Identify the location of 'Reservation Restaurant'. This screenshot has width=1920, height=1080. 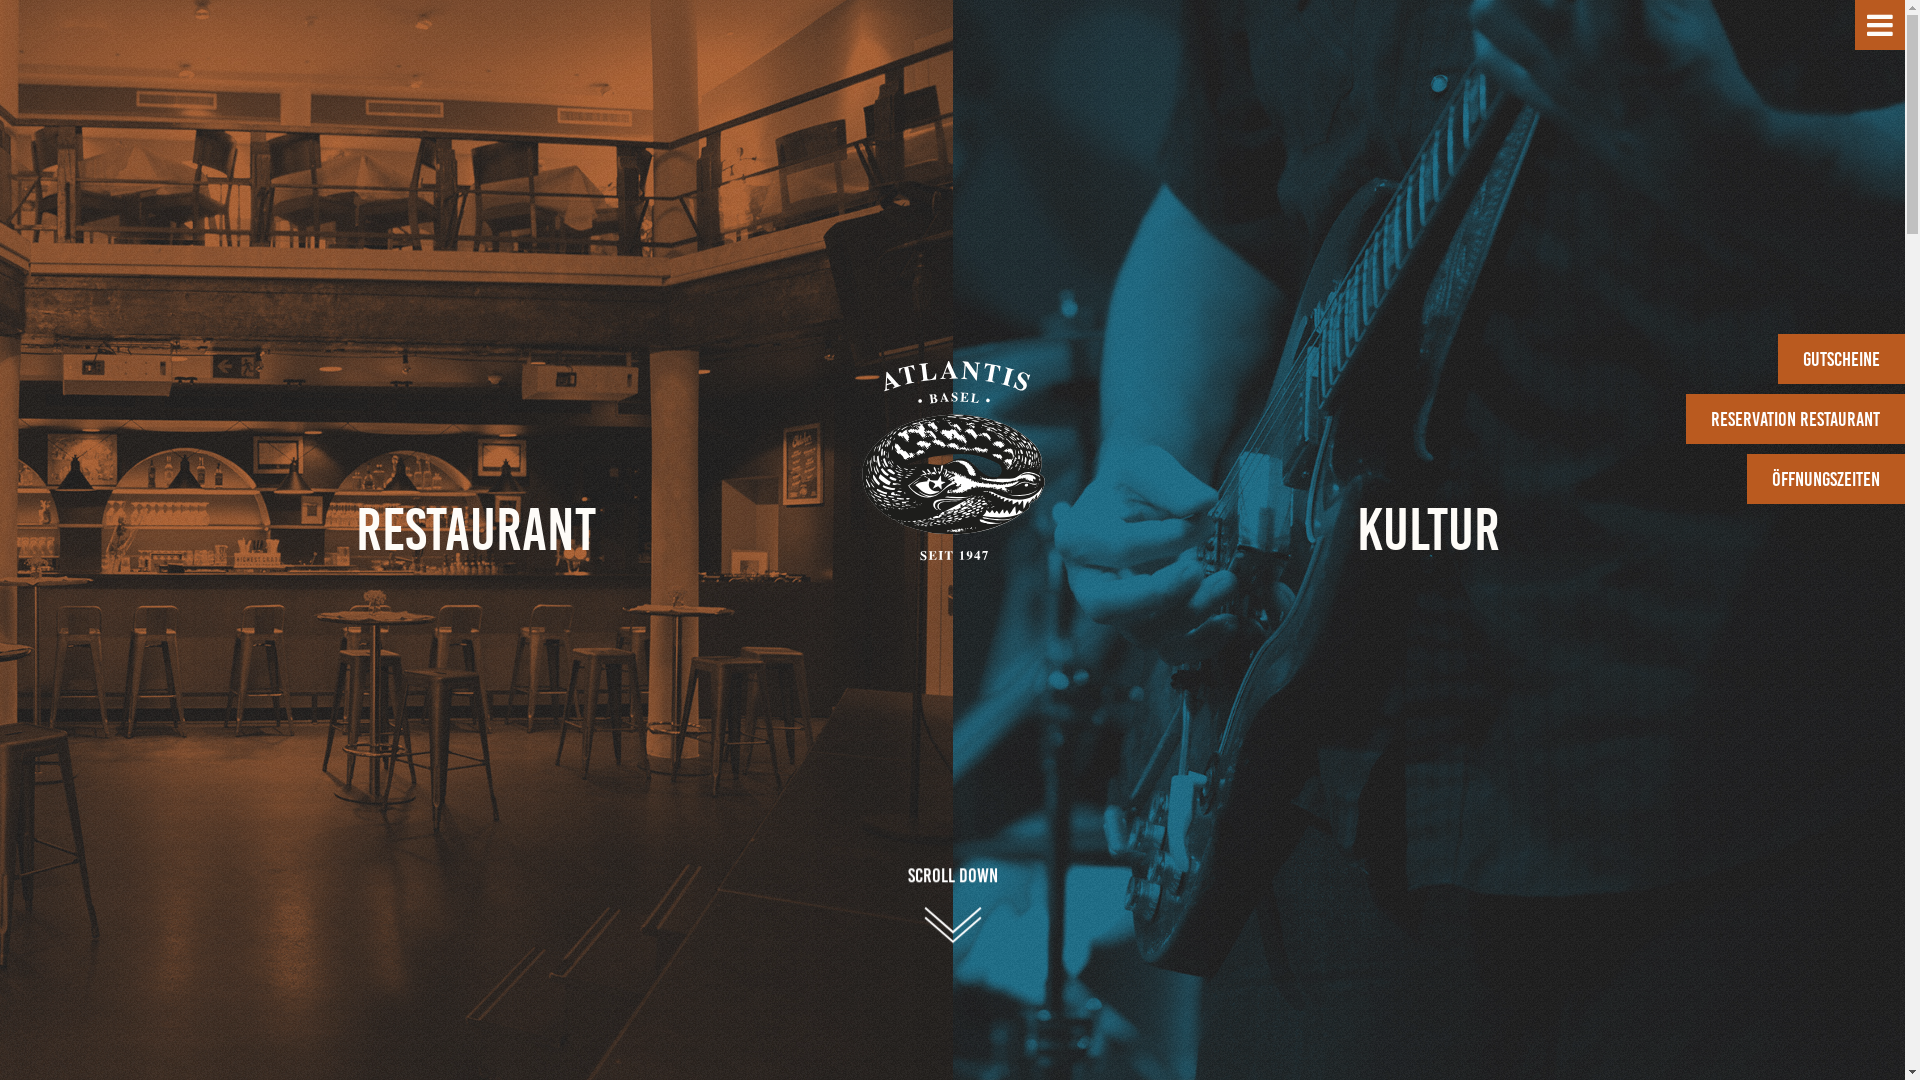
(1795, 418).